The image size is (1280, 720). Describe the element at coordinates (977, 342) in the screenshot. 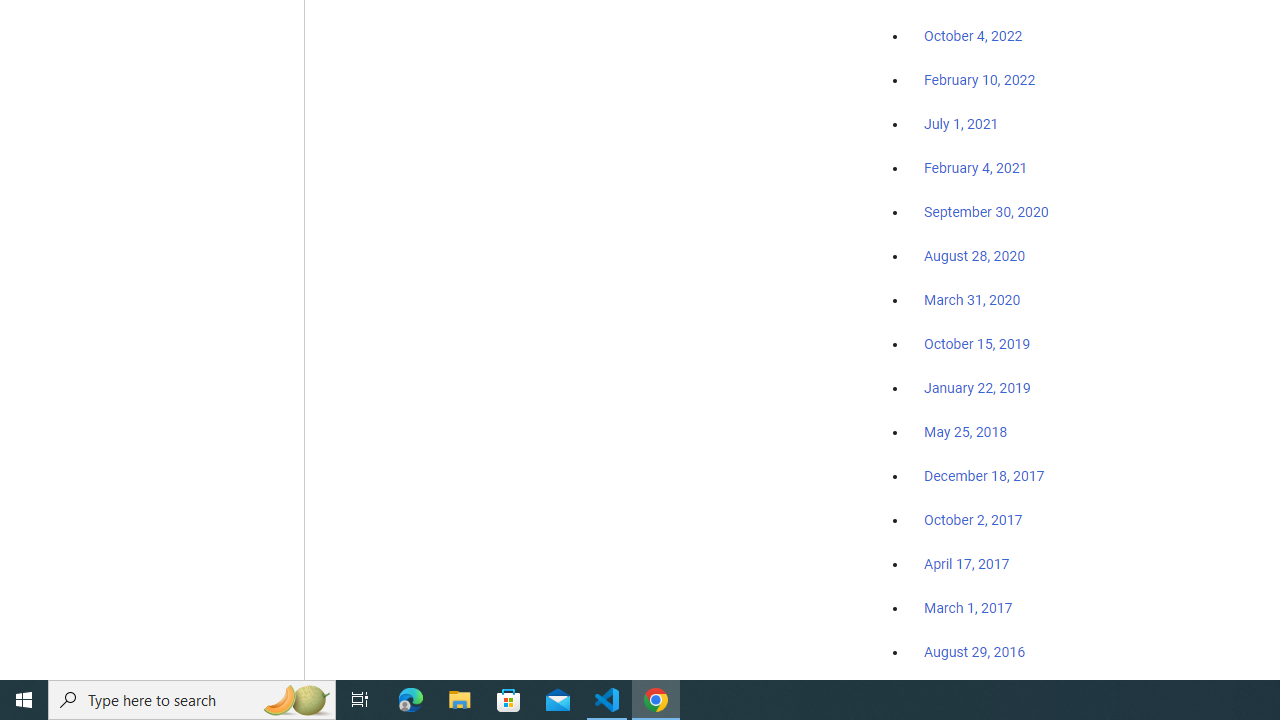

I see `'October 15, 2019'` at that location.